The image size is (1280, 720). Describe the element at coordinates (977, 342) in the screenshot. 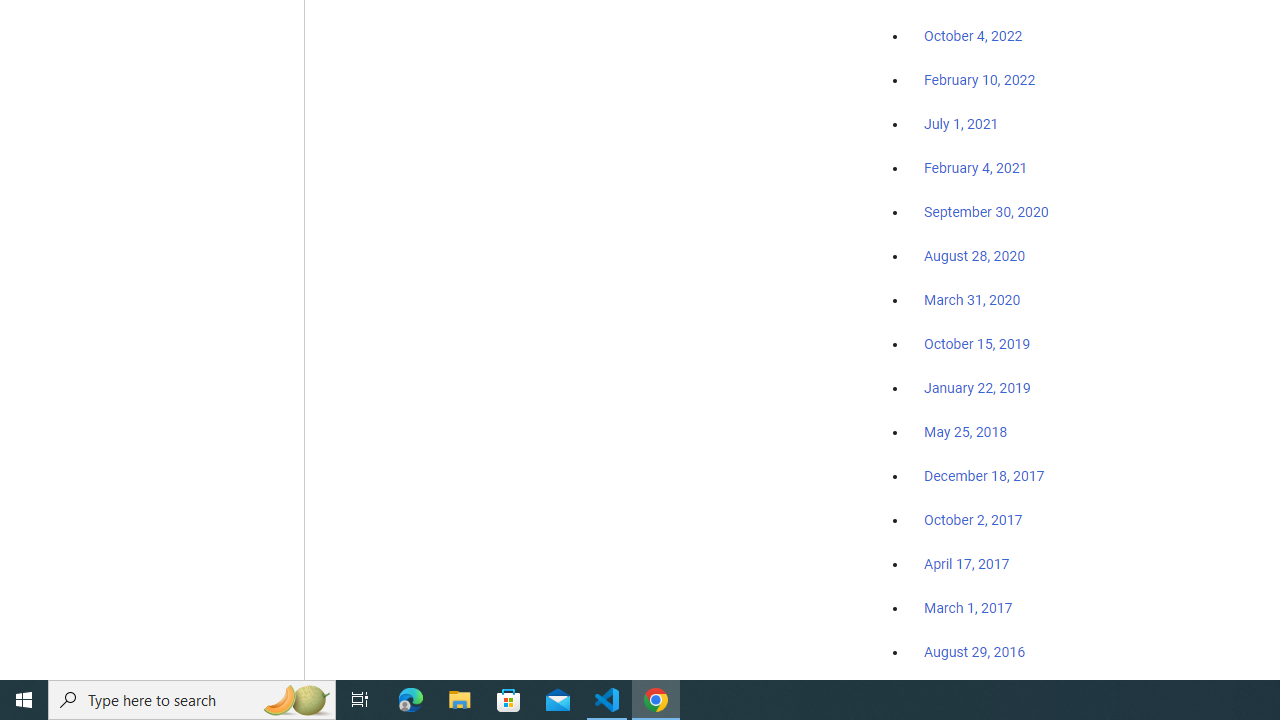

I see `'October 15, 2019'` at that location.